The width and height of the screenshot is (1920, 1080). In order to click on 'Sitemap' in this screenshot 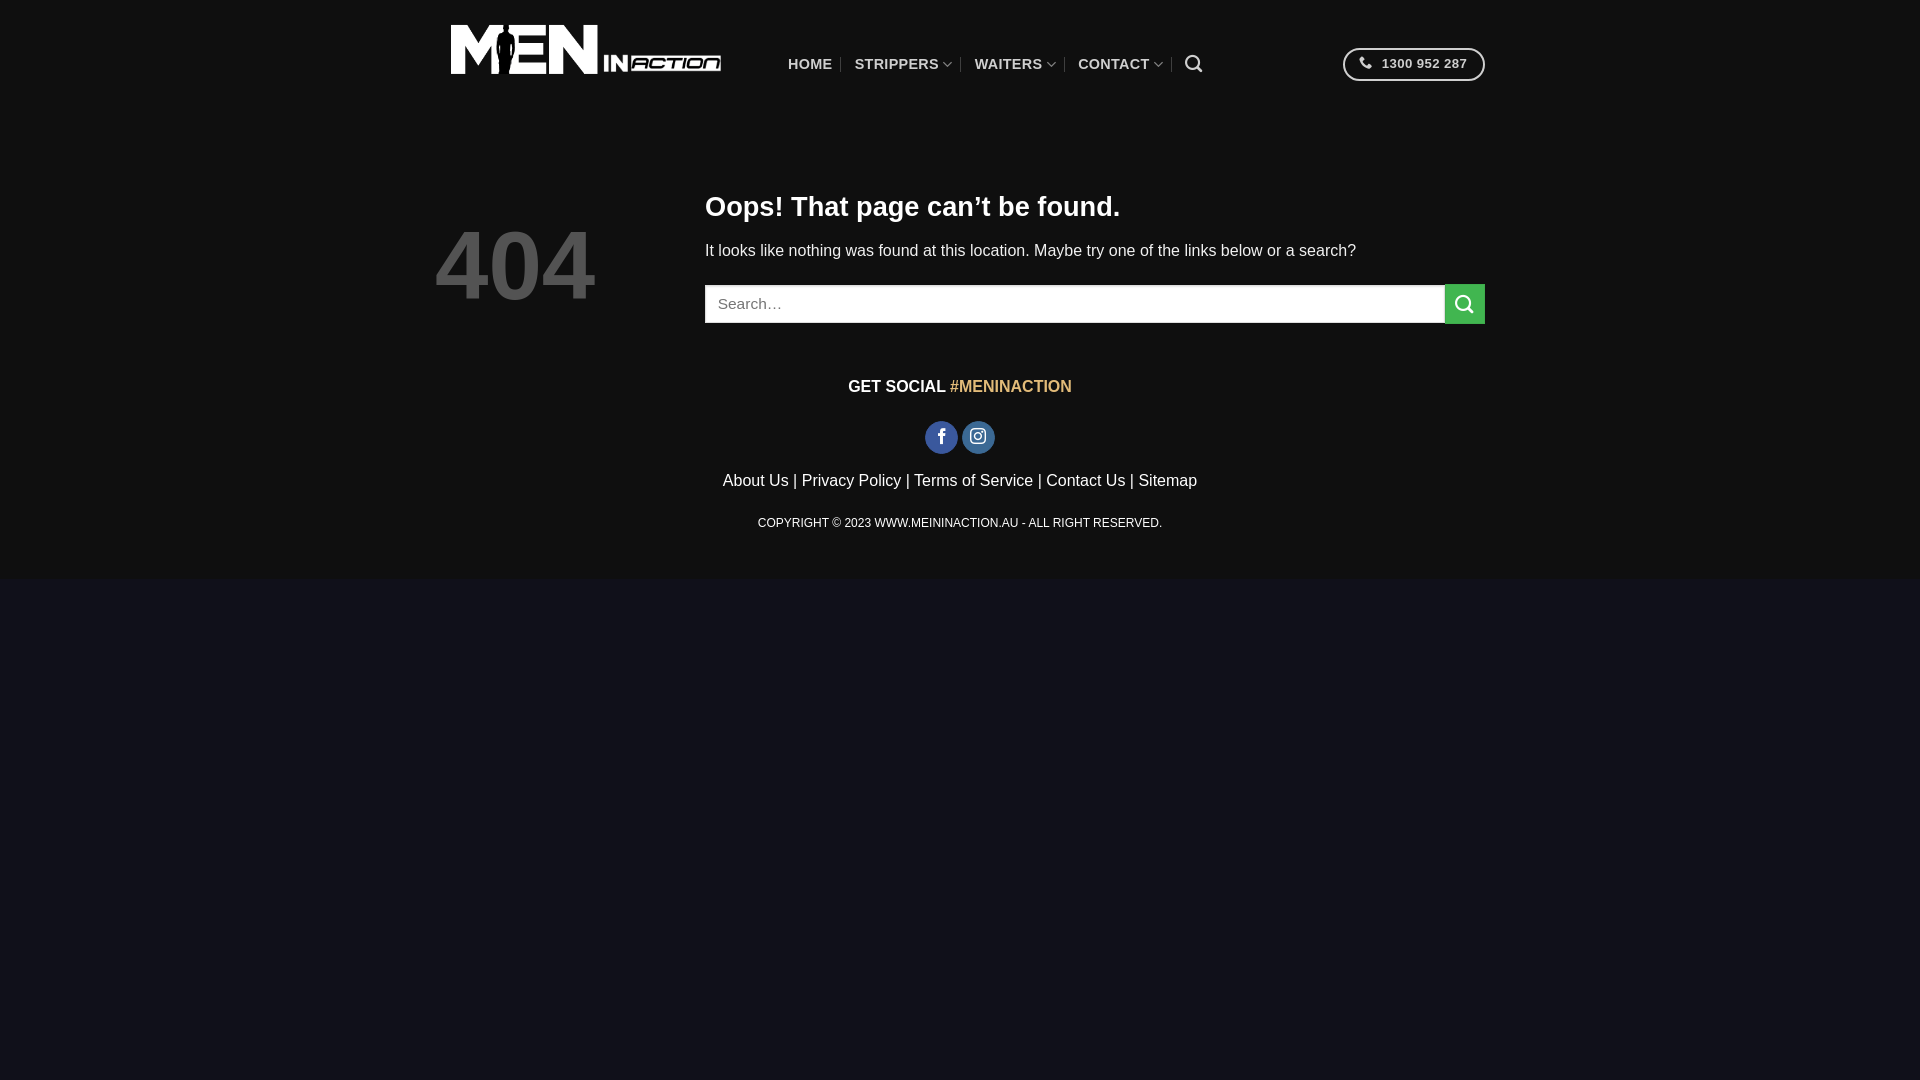, I will do `click(1167, 480)`.